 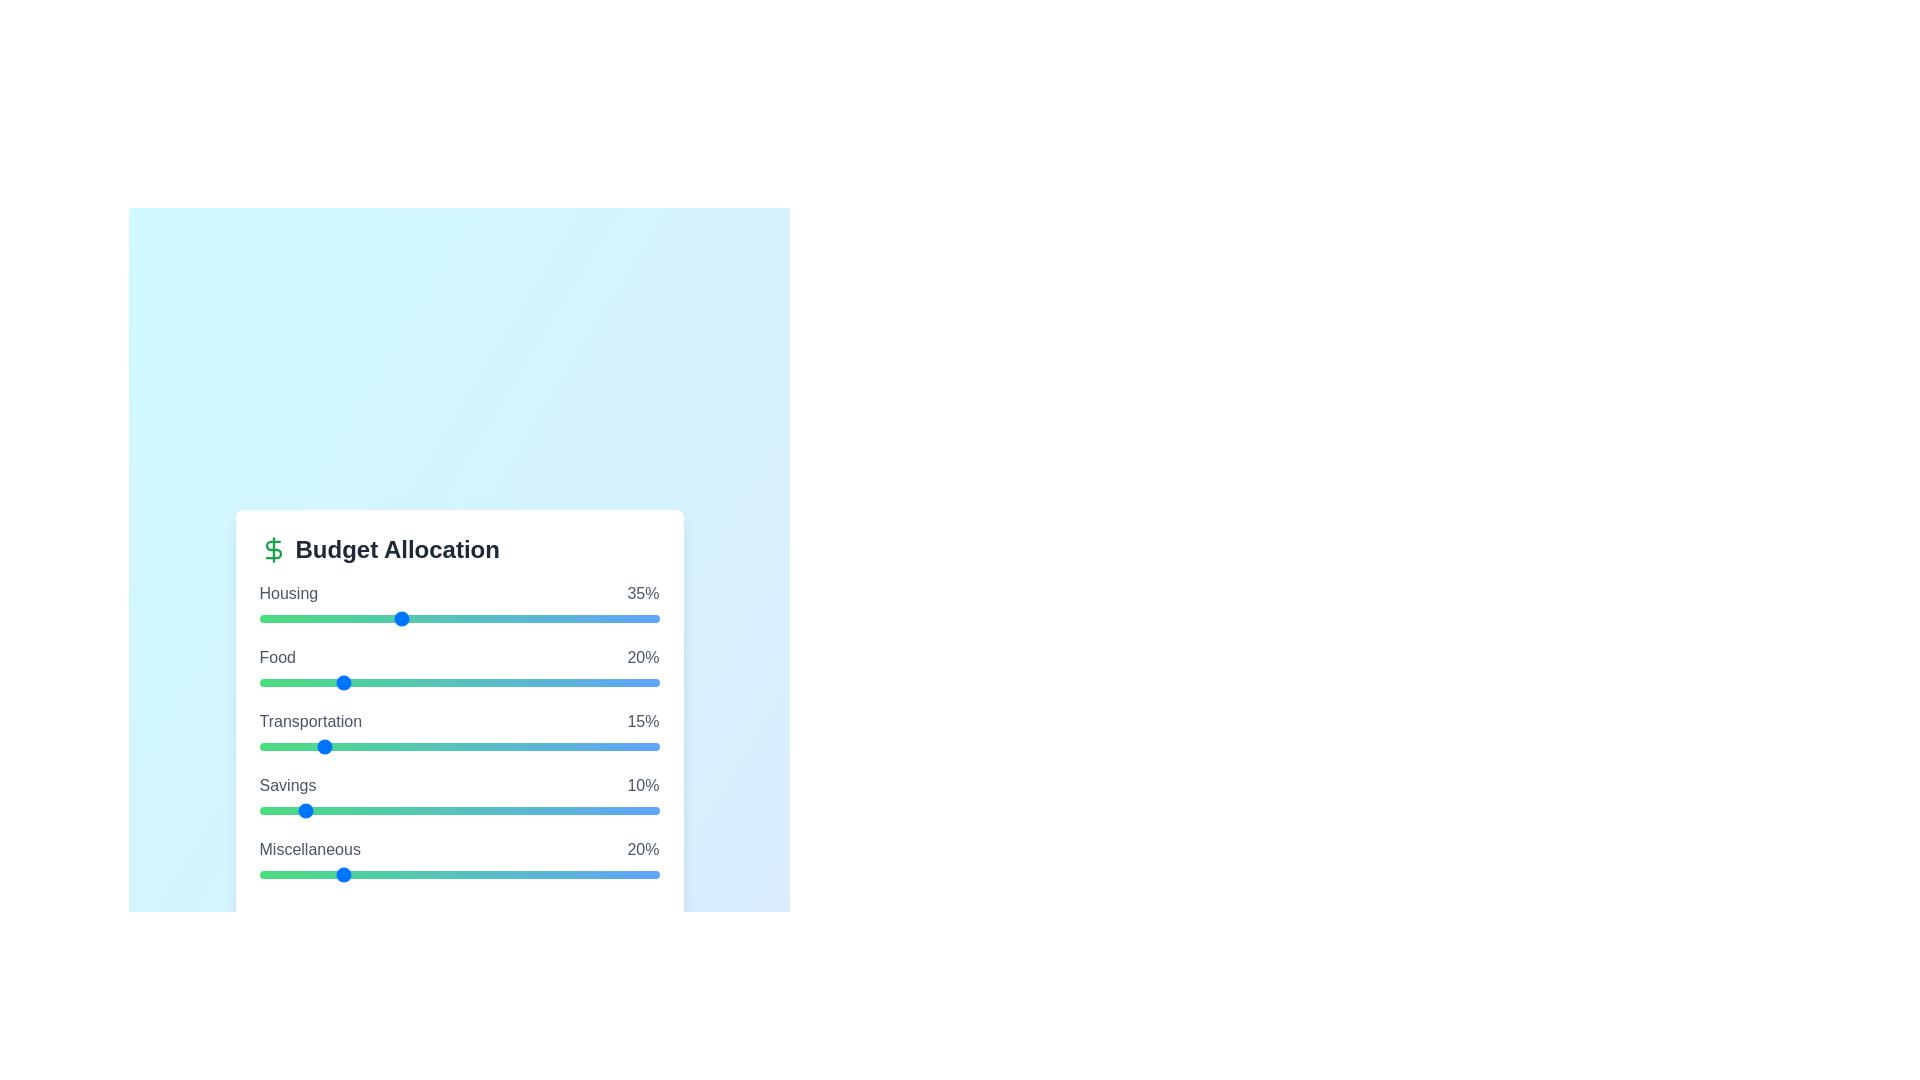 I want to click on the slider for a specific budget category to 8%, so click(x=290, y=617).